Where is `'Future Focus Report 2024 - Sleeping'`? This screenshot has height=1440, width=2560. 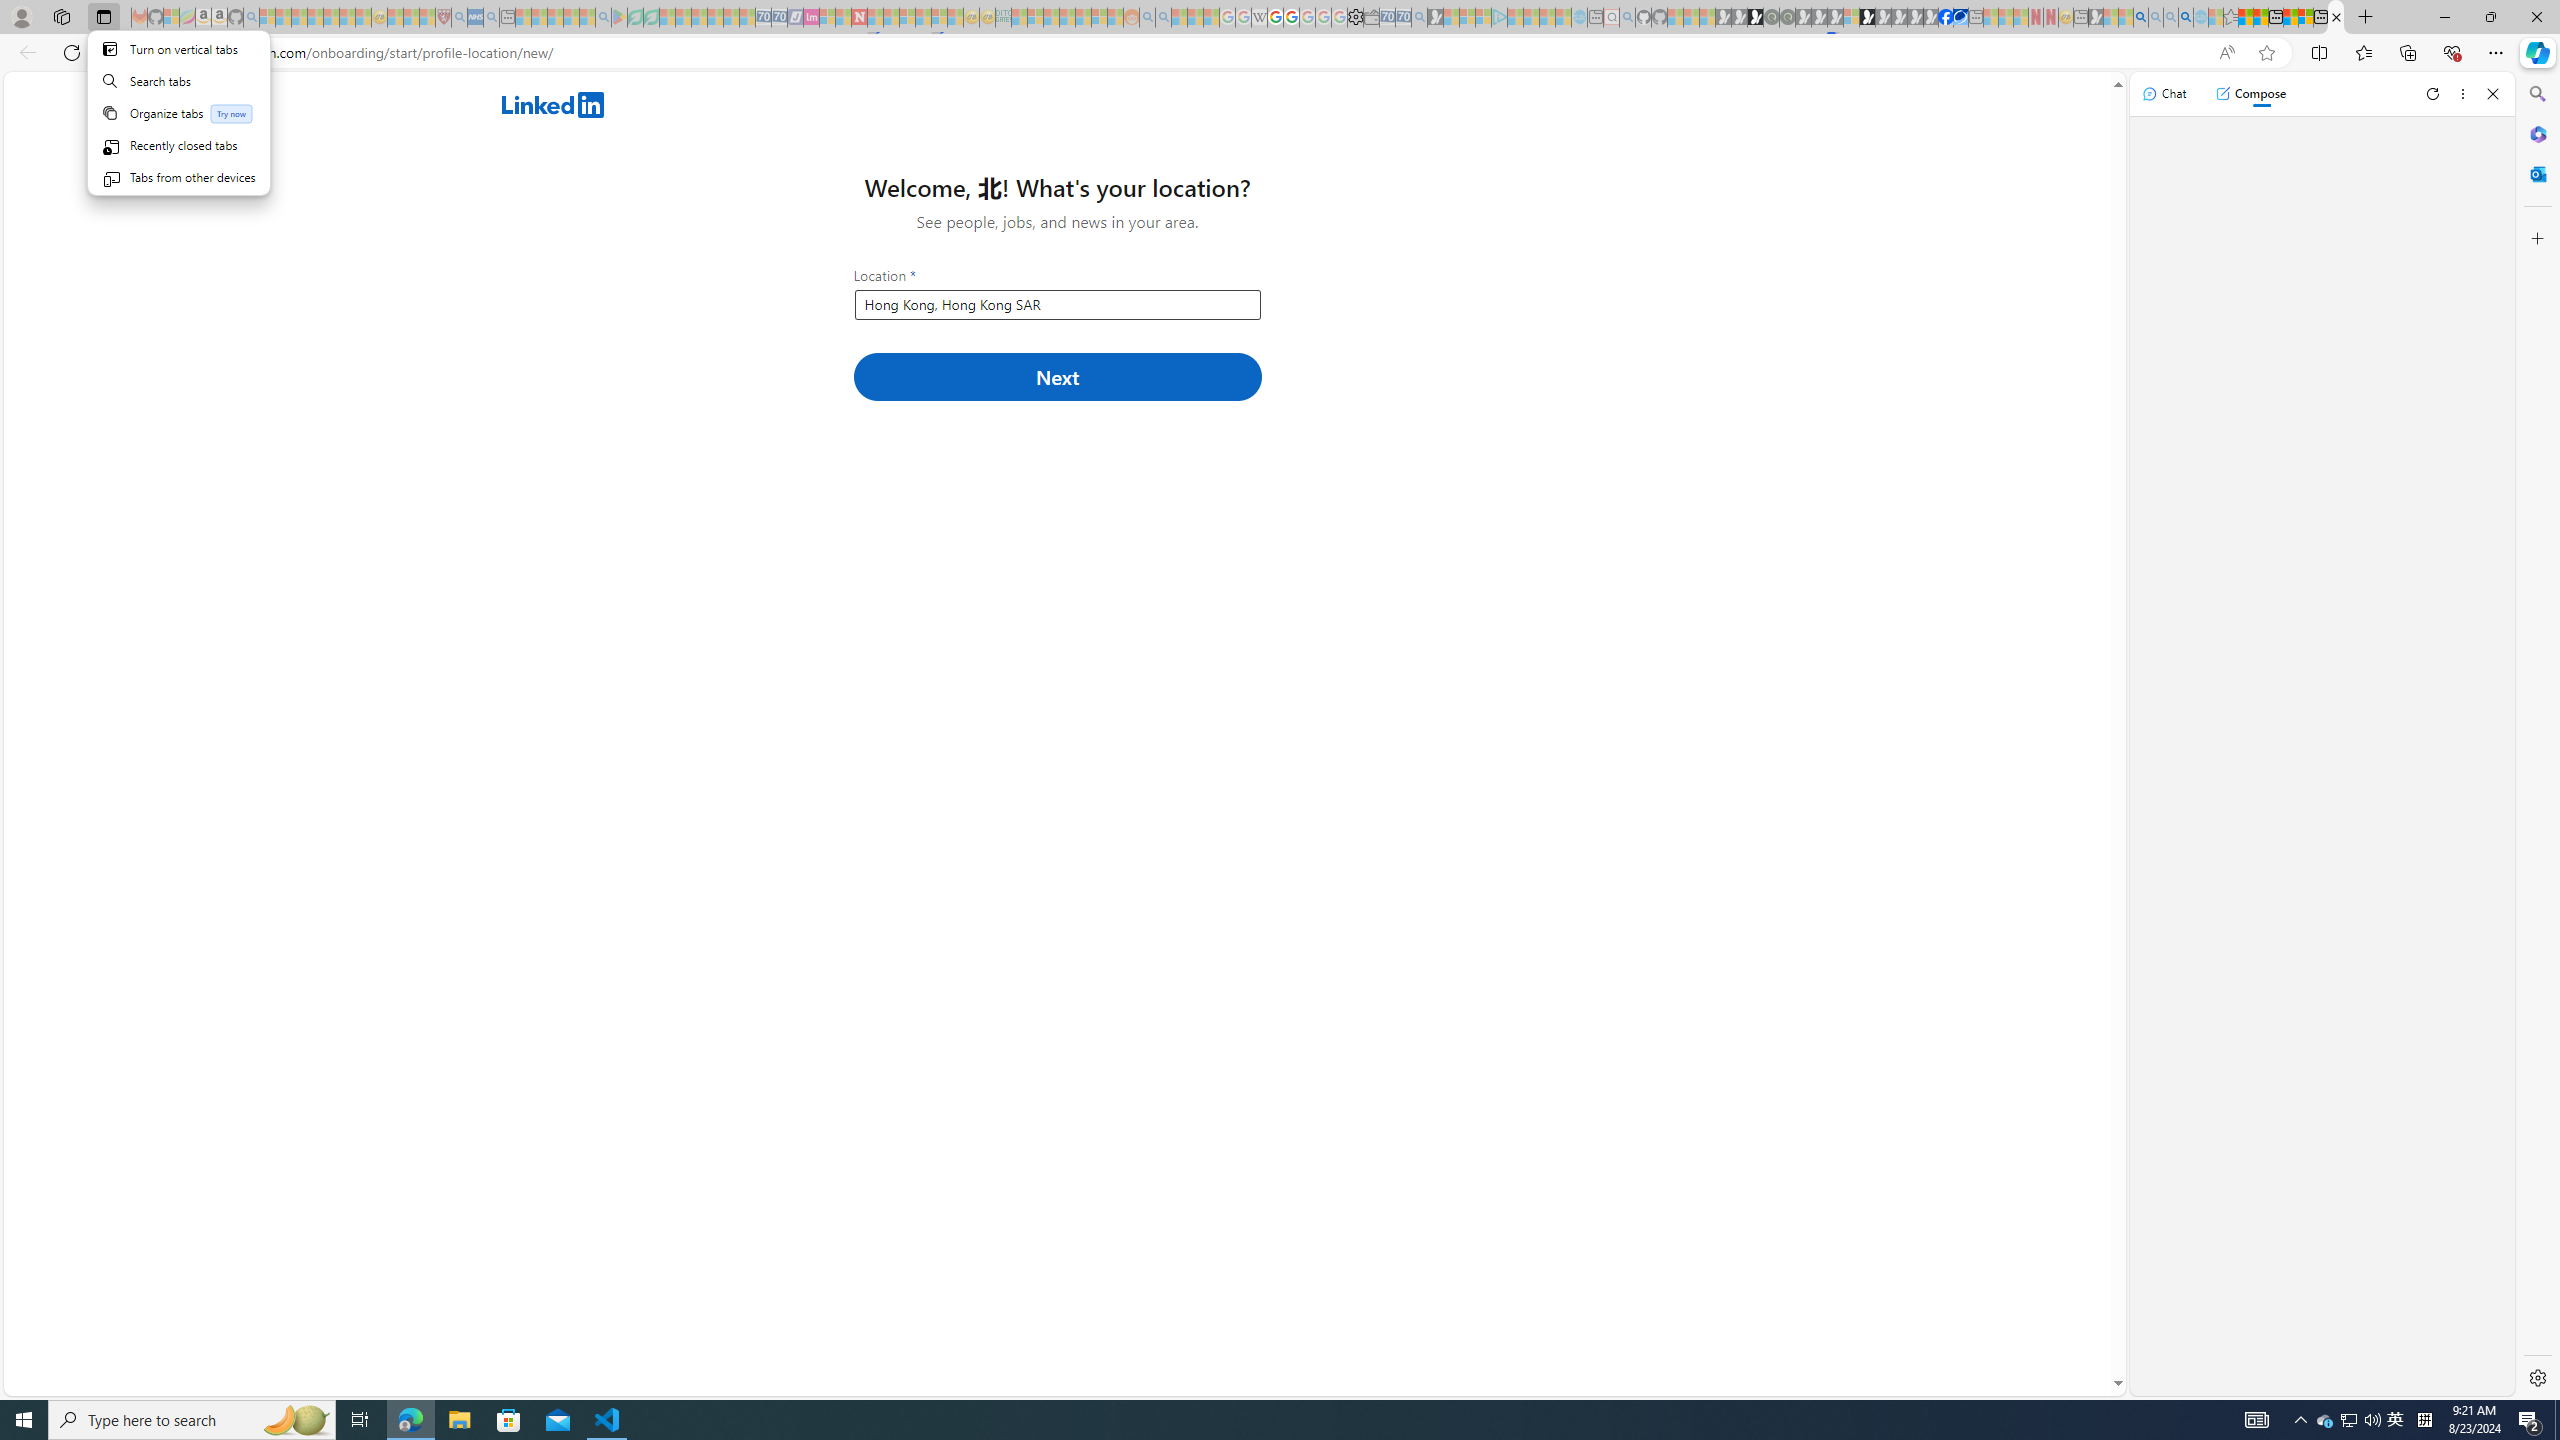 'Future Focus Report 2024 - Sleeping' is located at coordinates (1787, 16).